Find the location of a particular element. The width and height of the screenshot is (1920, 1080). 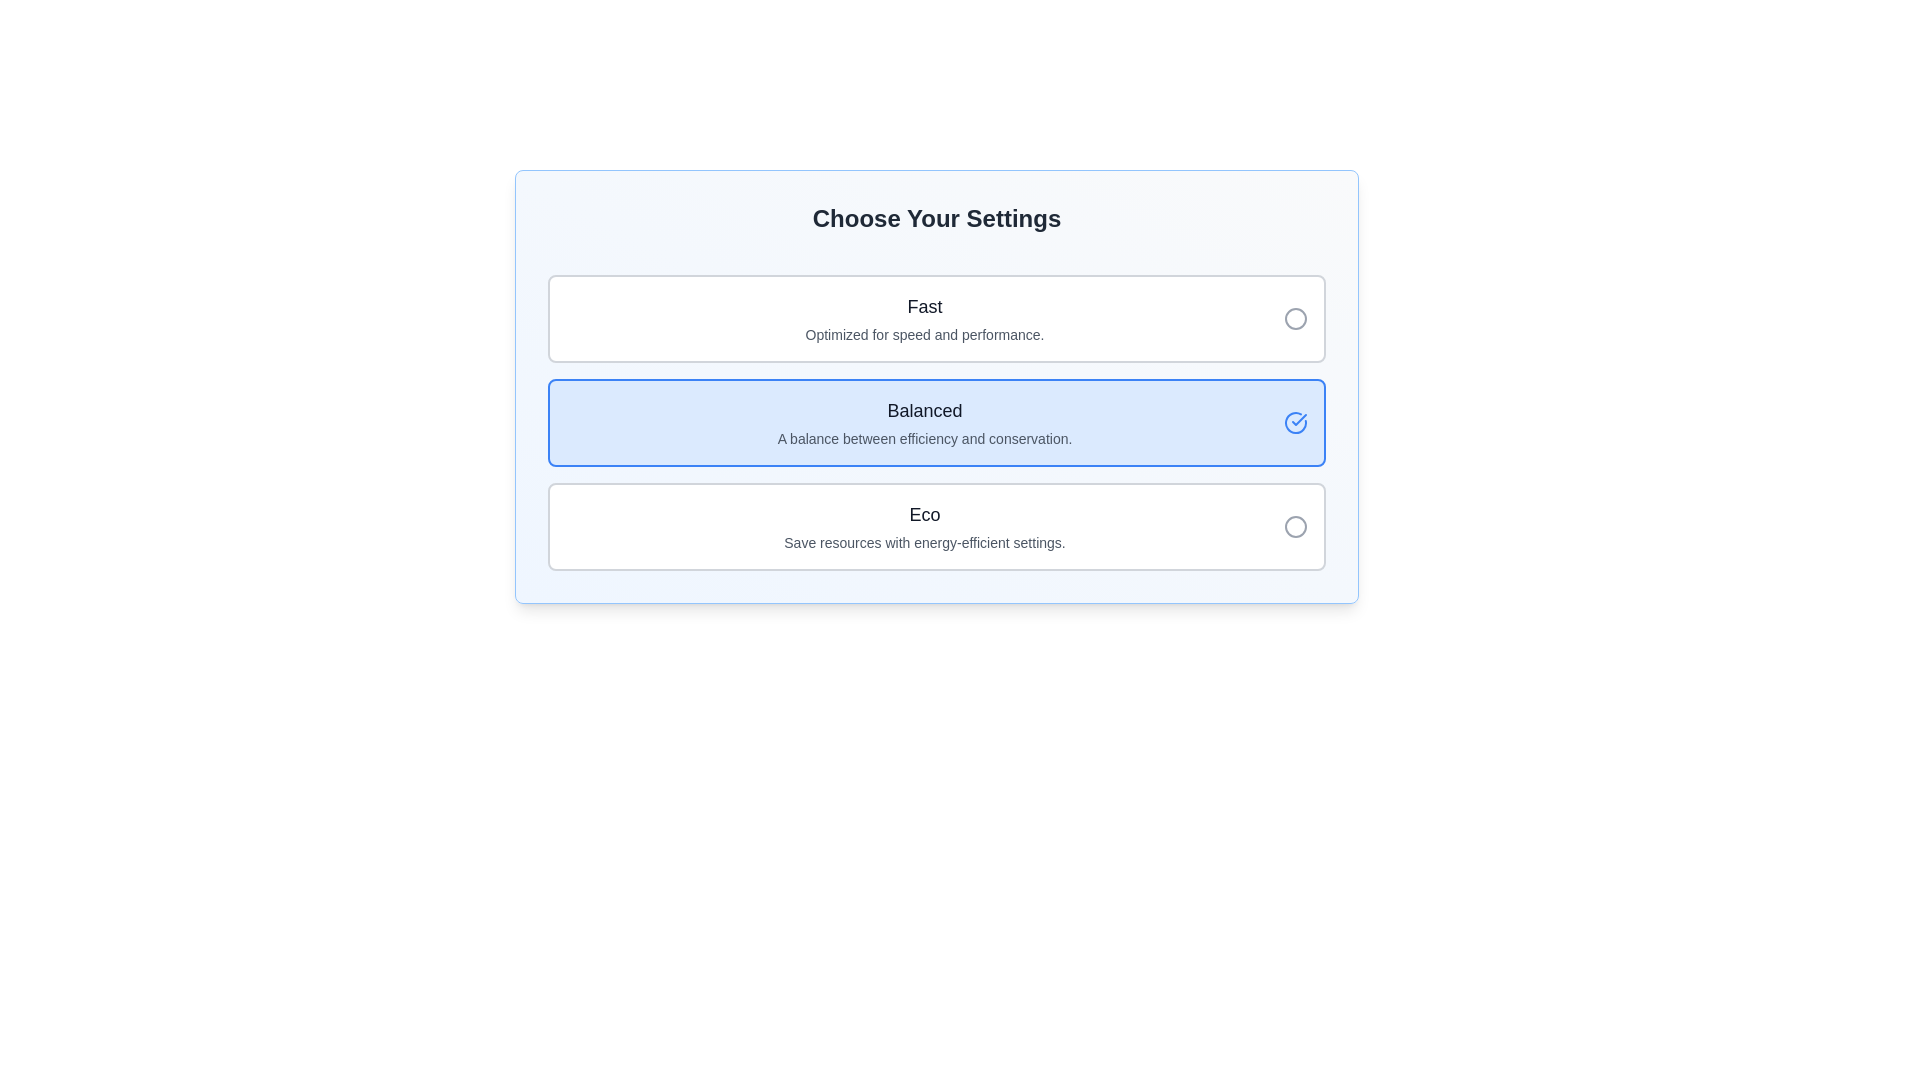

the graphical checkmark icon located at the far-right side of the blue highlighted rectangle labeled 'Balanced' is located at coordinates (1299, 419).